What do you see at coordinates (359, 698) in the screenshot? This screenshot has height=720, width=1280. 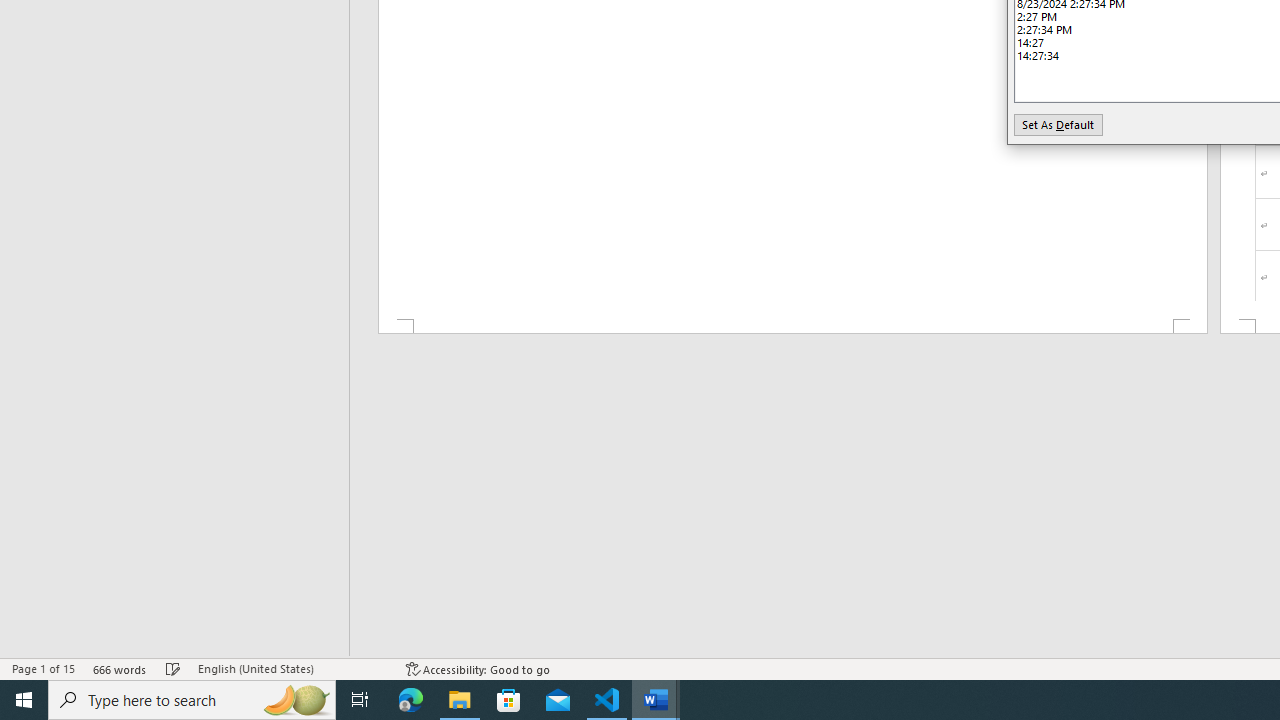 I see `'Task View'` at bounding box center [359, 698].